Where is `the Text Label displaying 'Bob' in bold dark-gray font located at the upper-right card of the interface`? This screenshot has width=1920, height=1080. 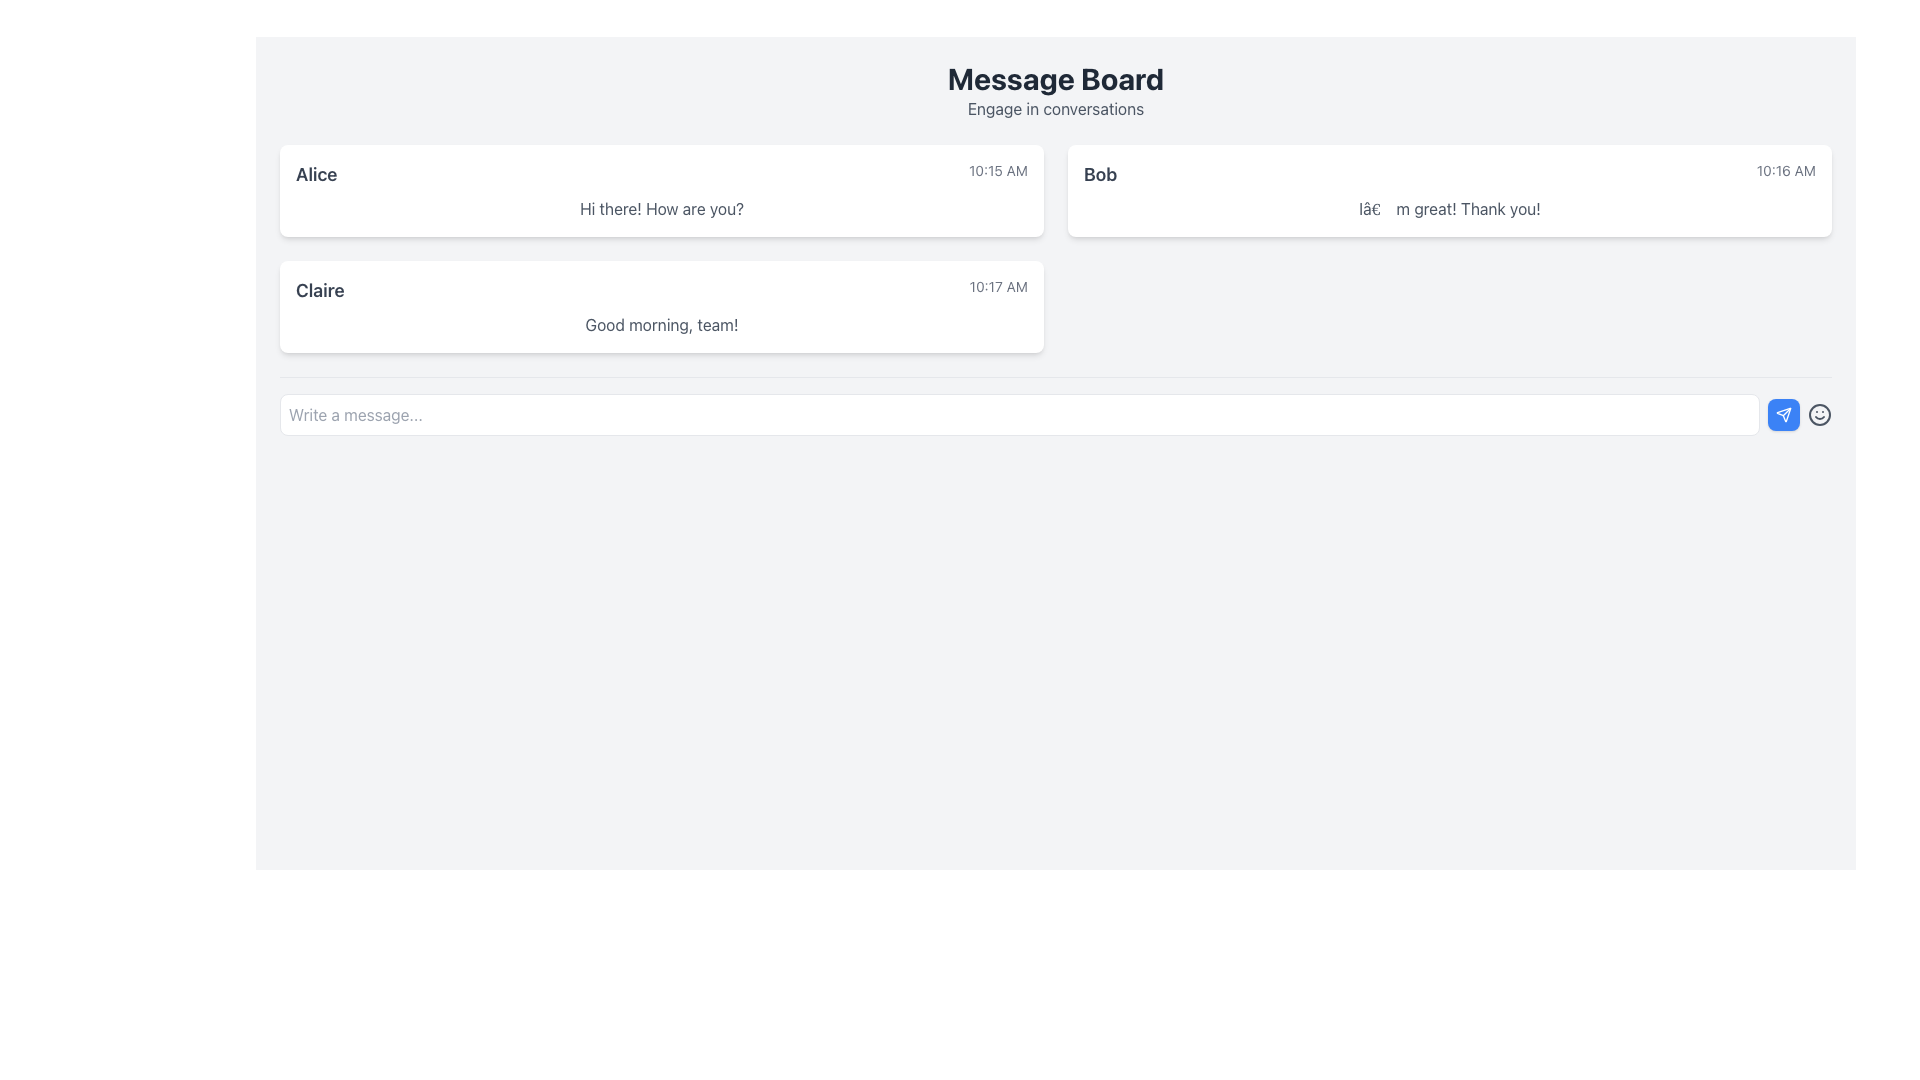 the Text Label displaying 'Bob' in bold dark-gray font located at the upper-right card of the interface is located at coordinates (1099, 173).